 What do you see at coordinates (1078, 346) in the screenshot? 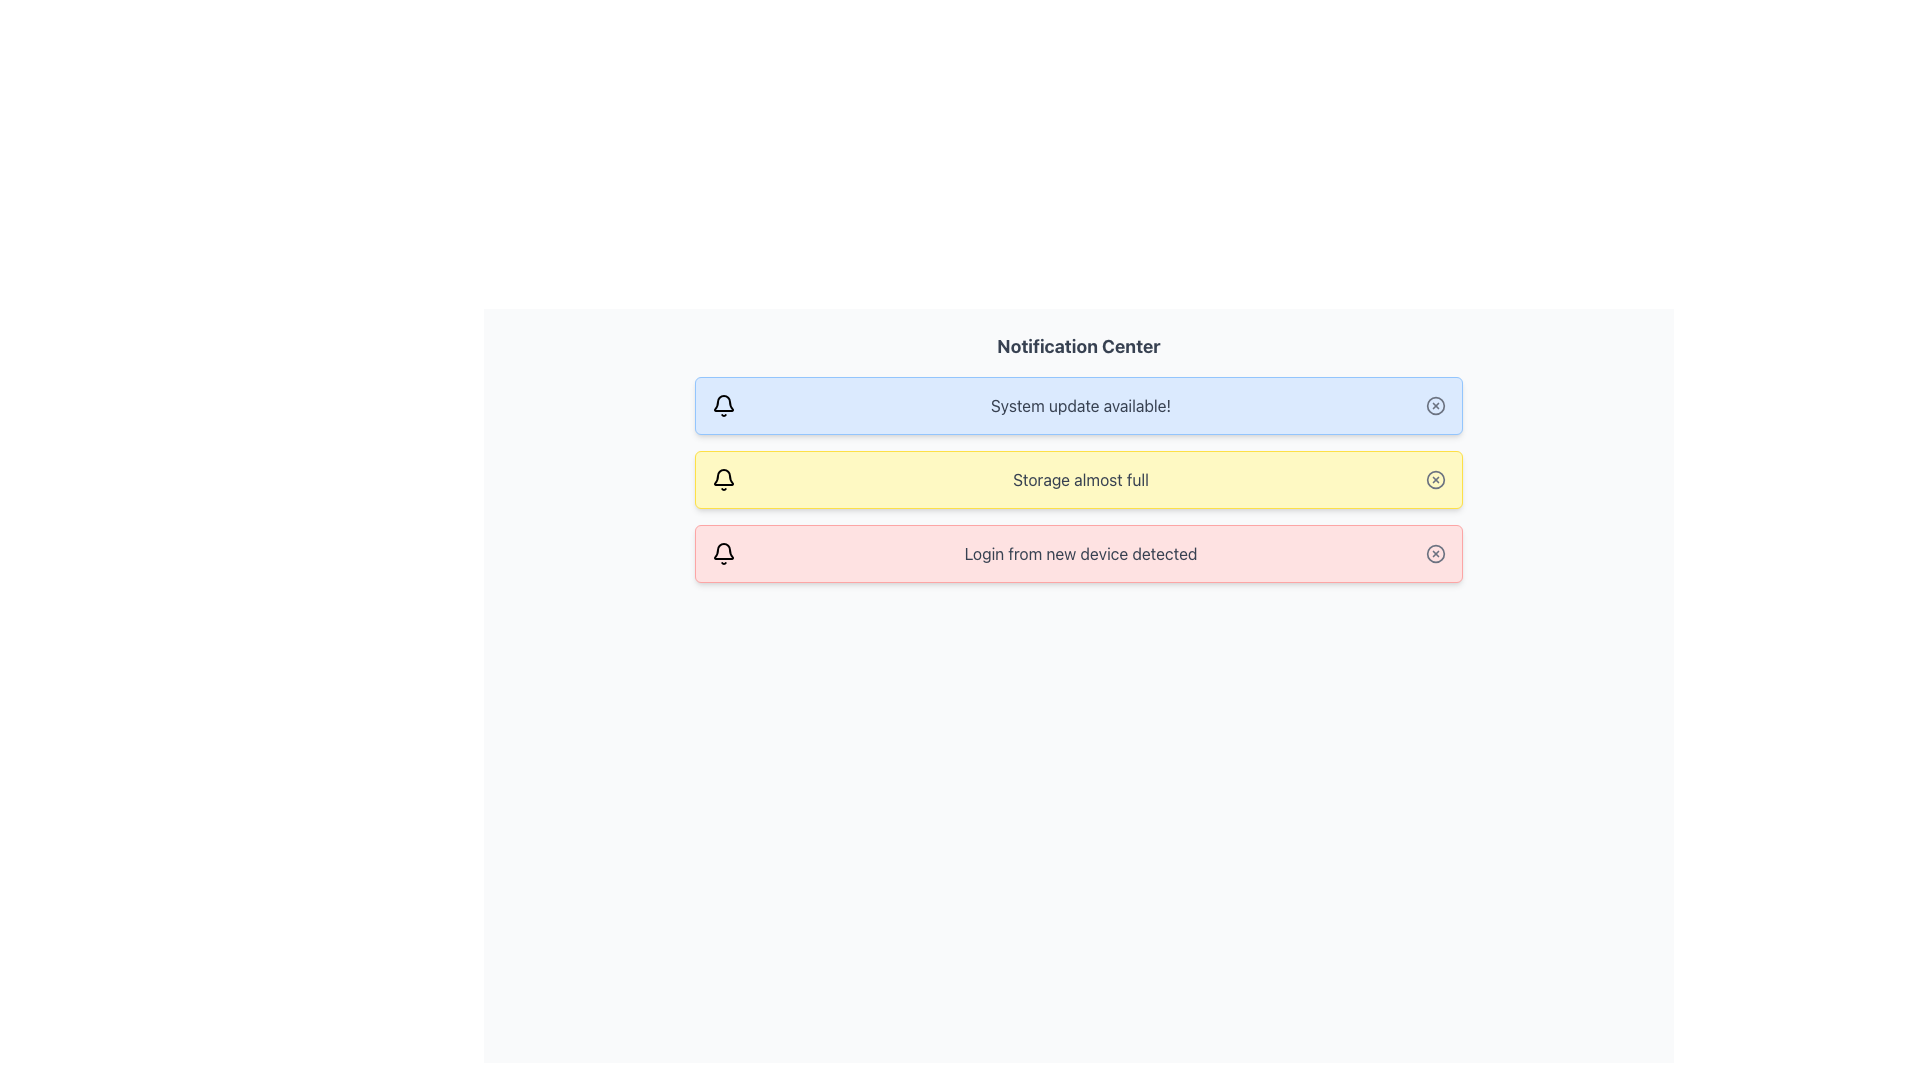
I see `the Text element styled as a heading, which serves as the title for the notification section, positioned at the top center of the user interface` at bounding box center [1078, 346].